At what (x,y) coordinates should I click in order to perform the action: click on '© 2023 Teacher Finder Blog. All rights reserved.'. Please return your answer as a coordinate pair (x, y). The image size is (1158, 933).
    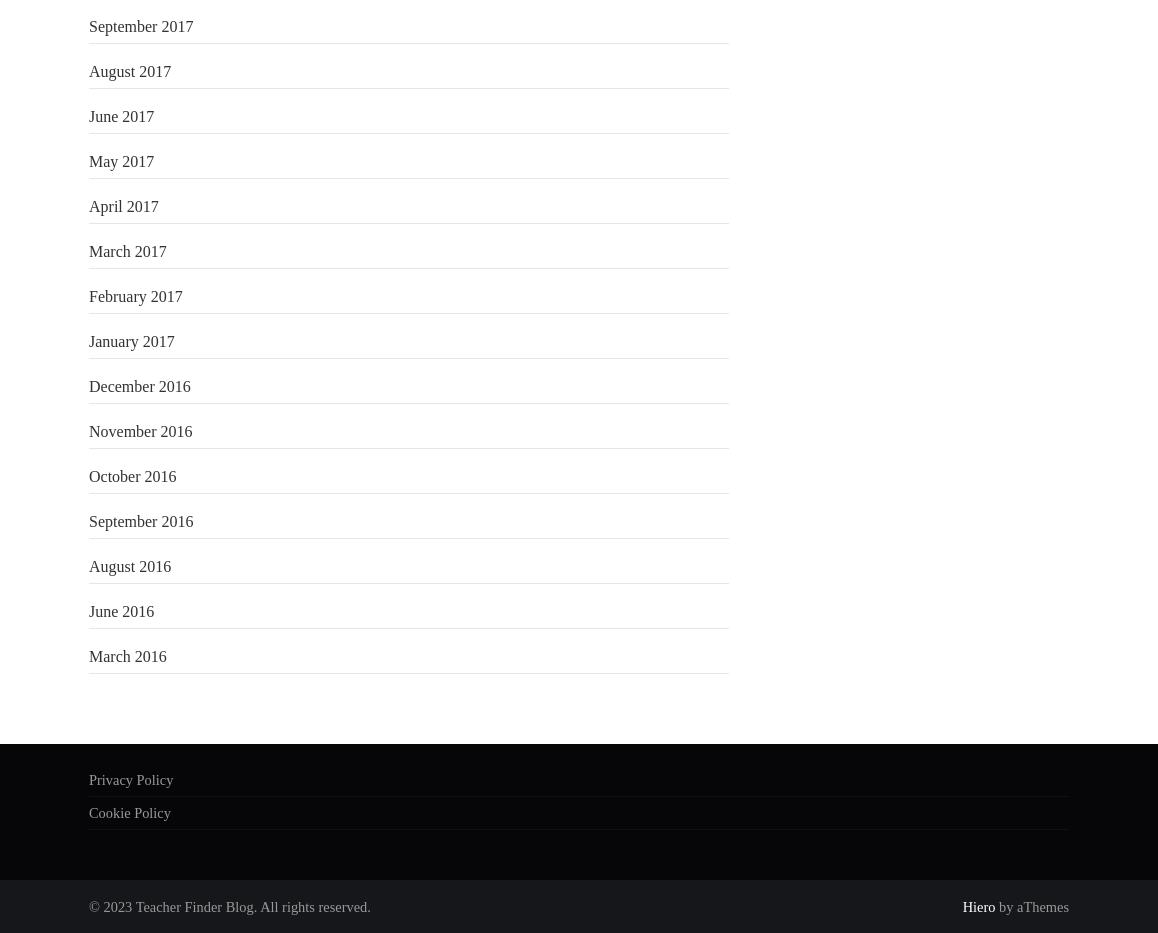
    Looking at the image, I should click on (229, 906).